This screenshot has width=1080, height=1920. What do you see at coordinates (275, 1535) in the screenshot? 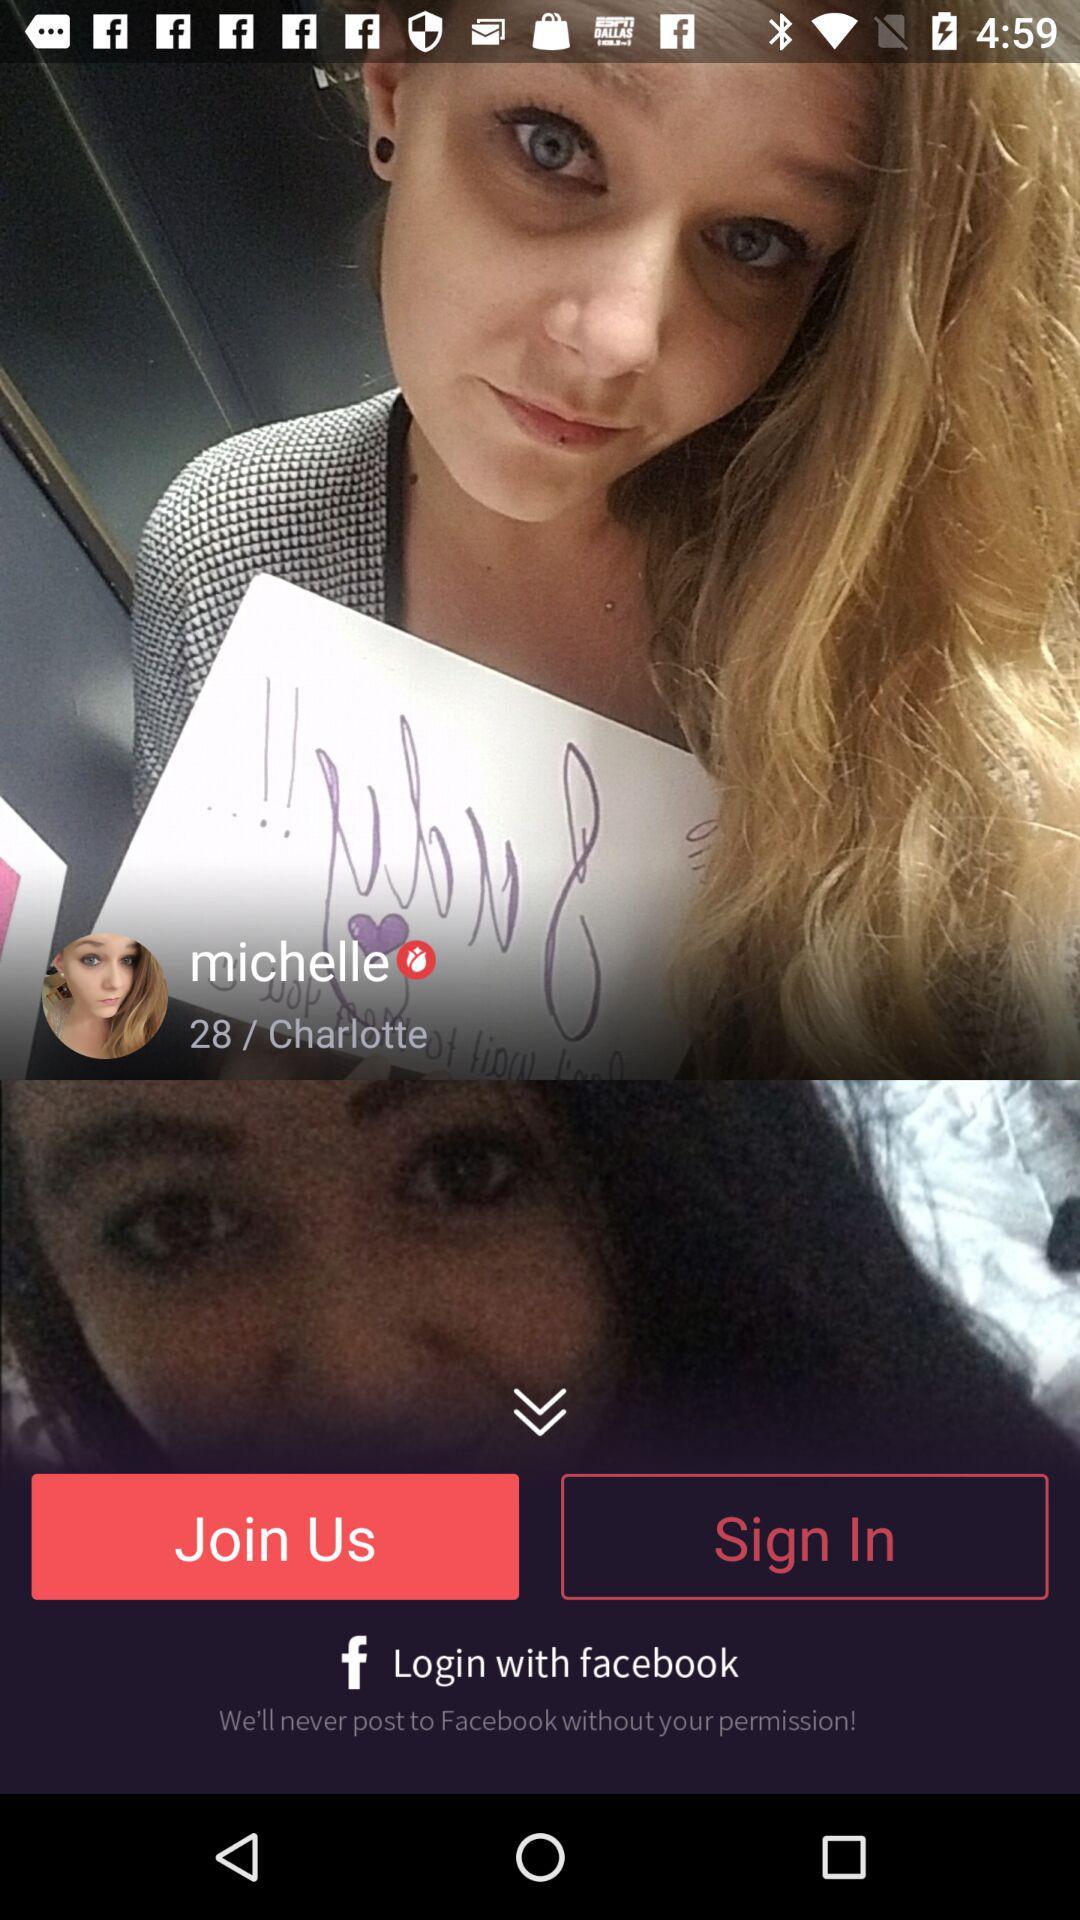
I see `the join us` at bounding box center [275, 1535].